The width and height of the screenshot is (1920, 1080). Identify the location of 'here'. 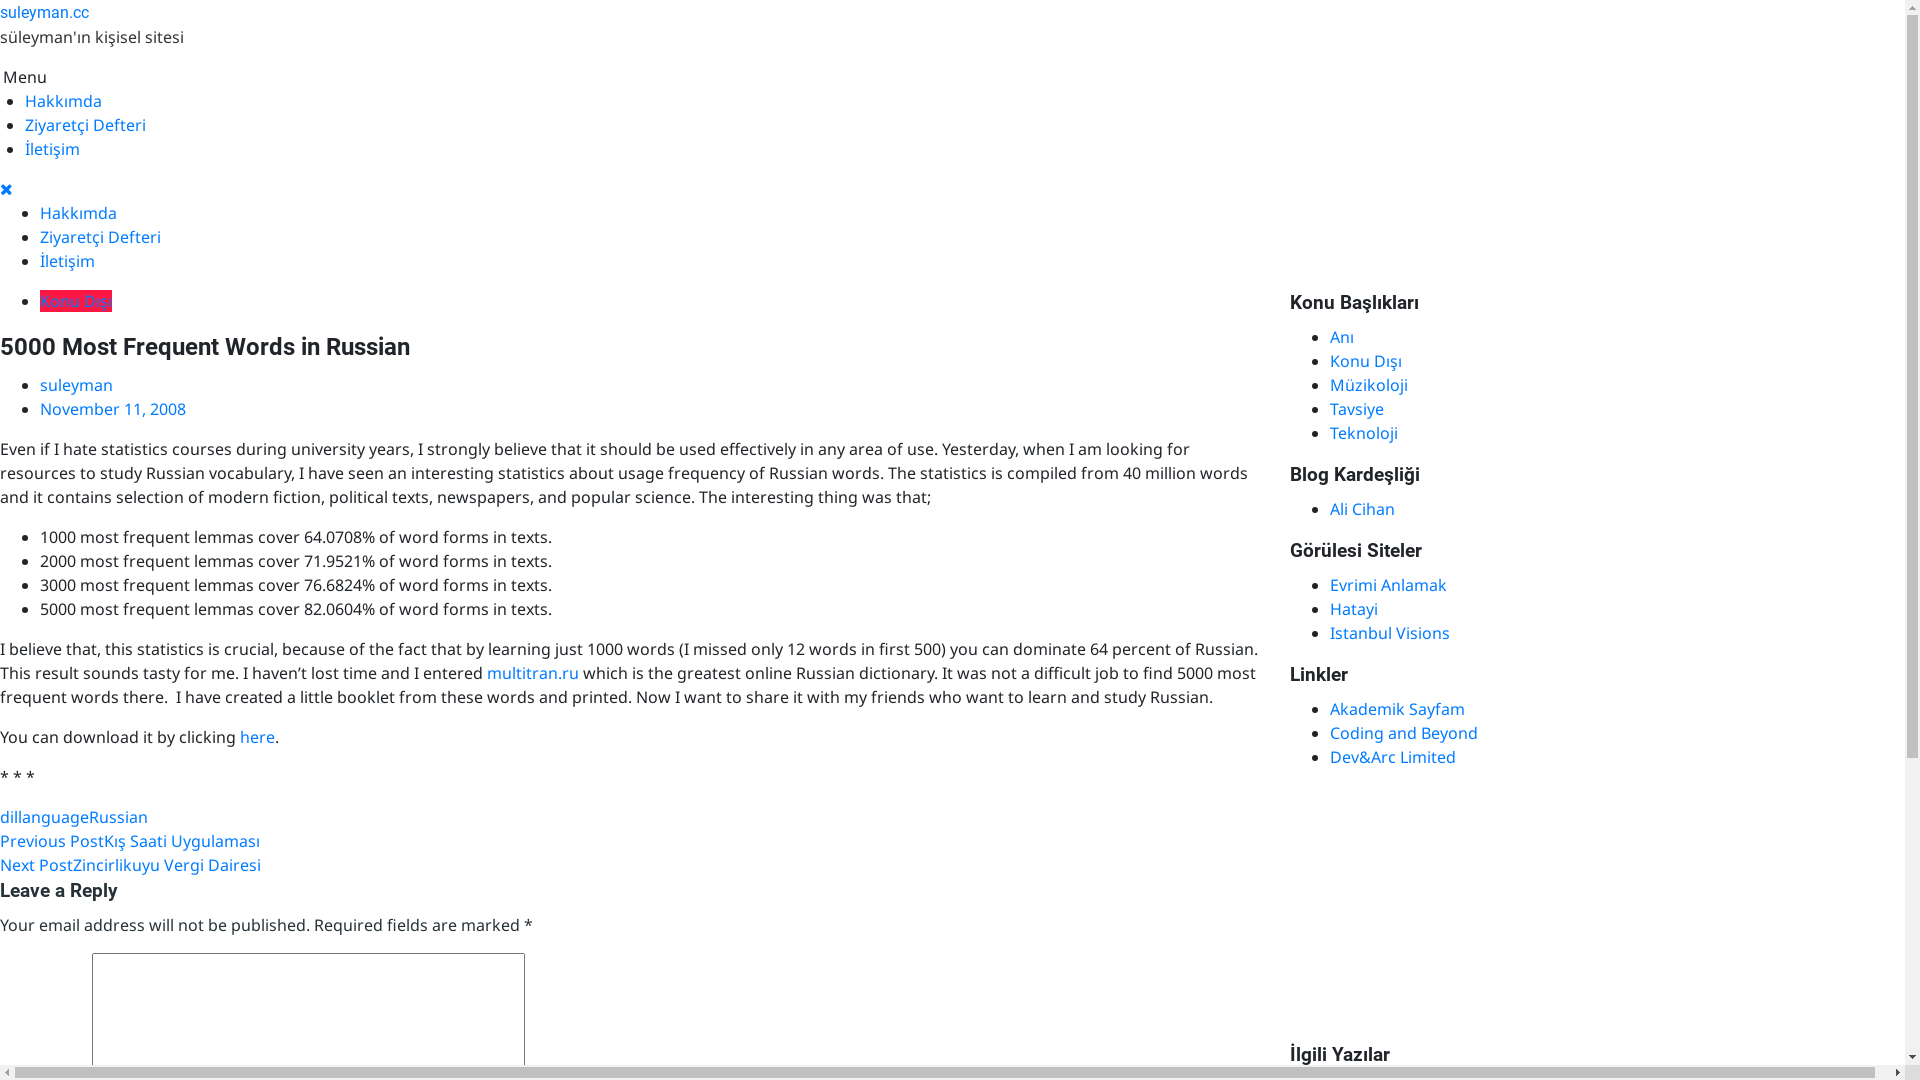
(256, 736).